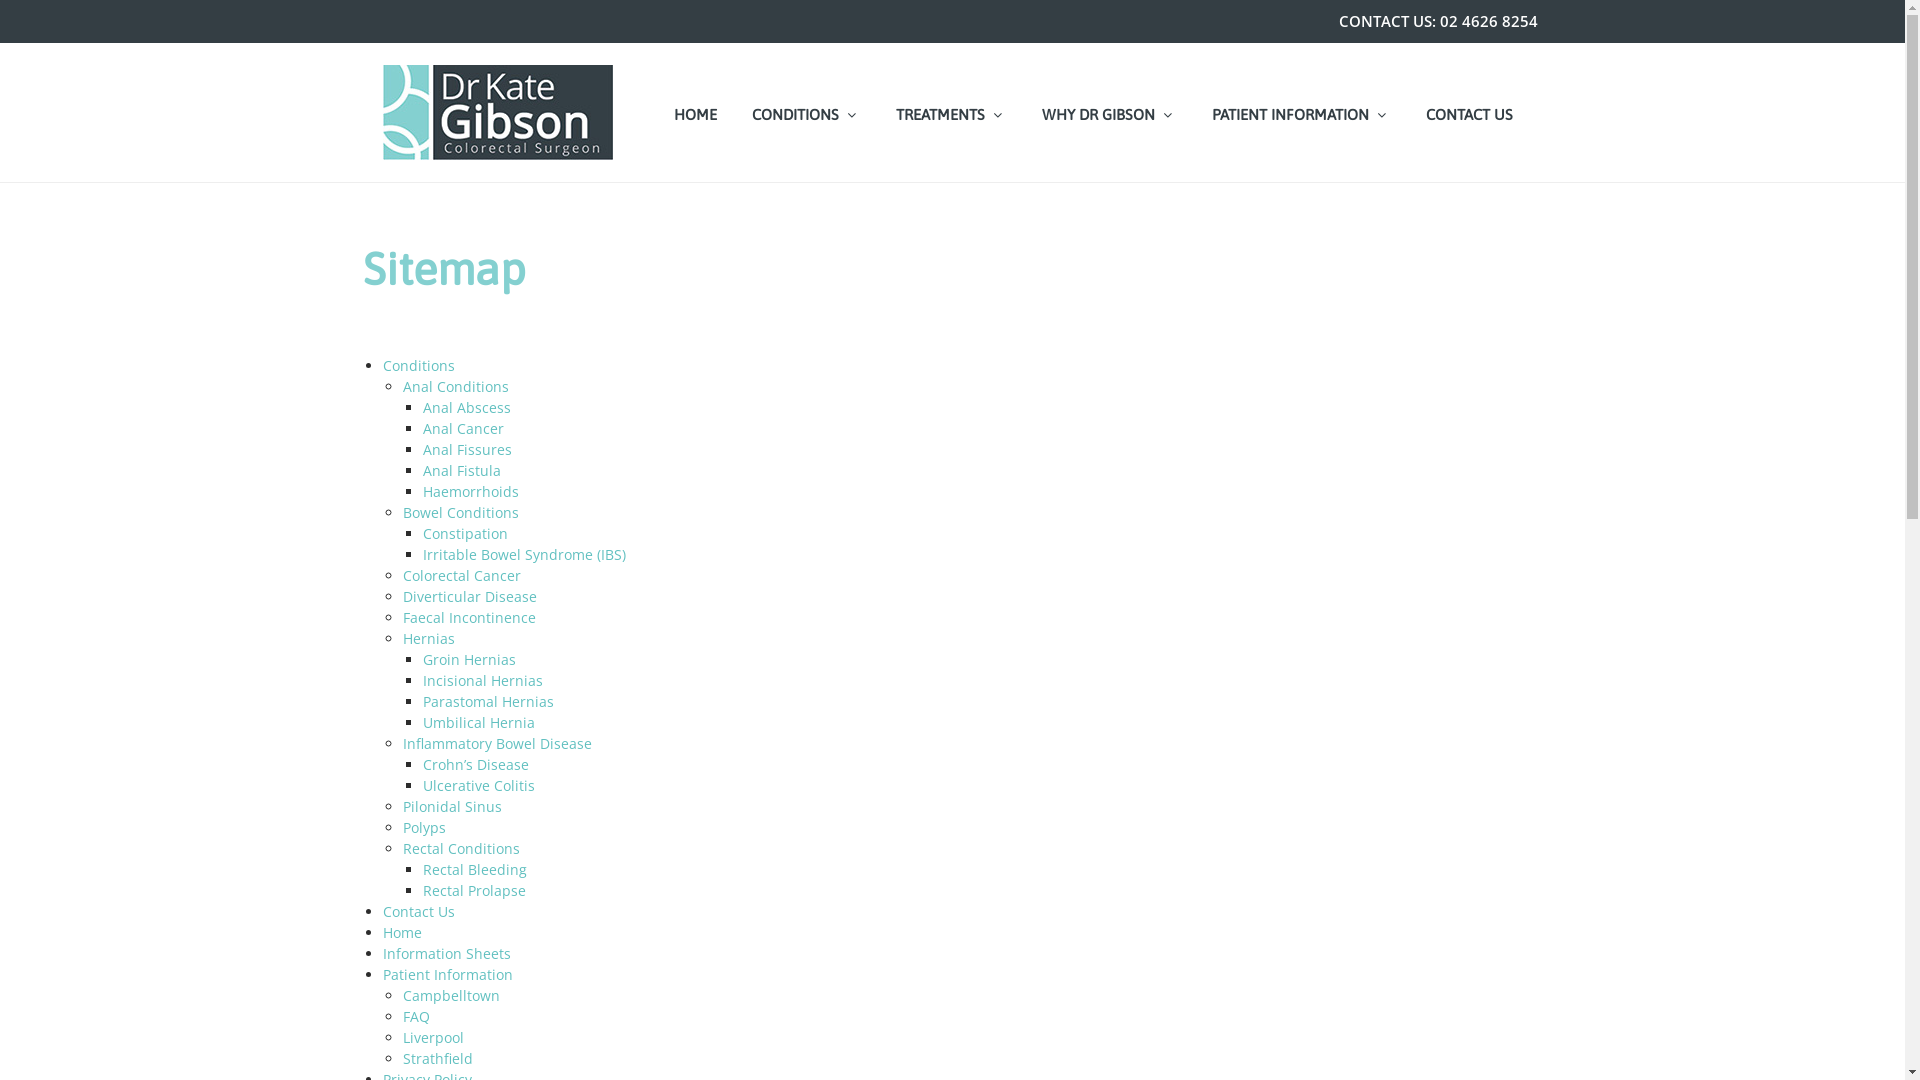 Image resolution: width=1920 pixels, height=1080 pixels. I want to click on 'Irritable Bowel Syndrome (IBS)', so click(523, 554).